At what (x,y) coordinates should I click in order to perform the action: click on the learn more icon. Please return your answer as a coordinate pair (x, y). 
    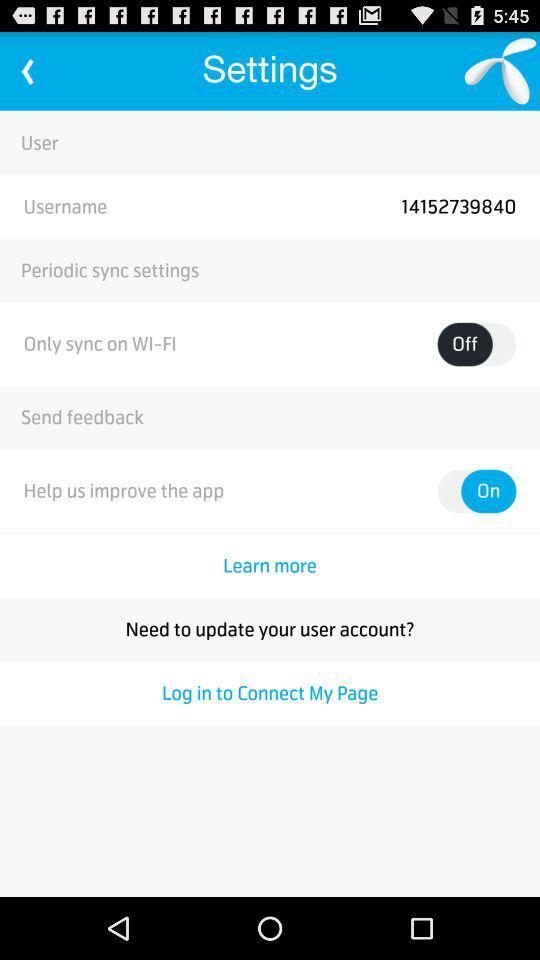
    Looking at the image, I should click on (270, 566).